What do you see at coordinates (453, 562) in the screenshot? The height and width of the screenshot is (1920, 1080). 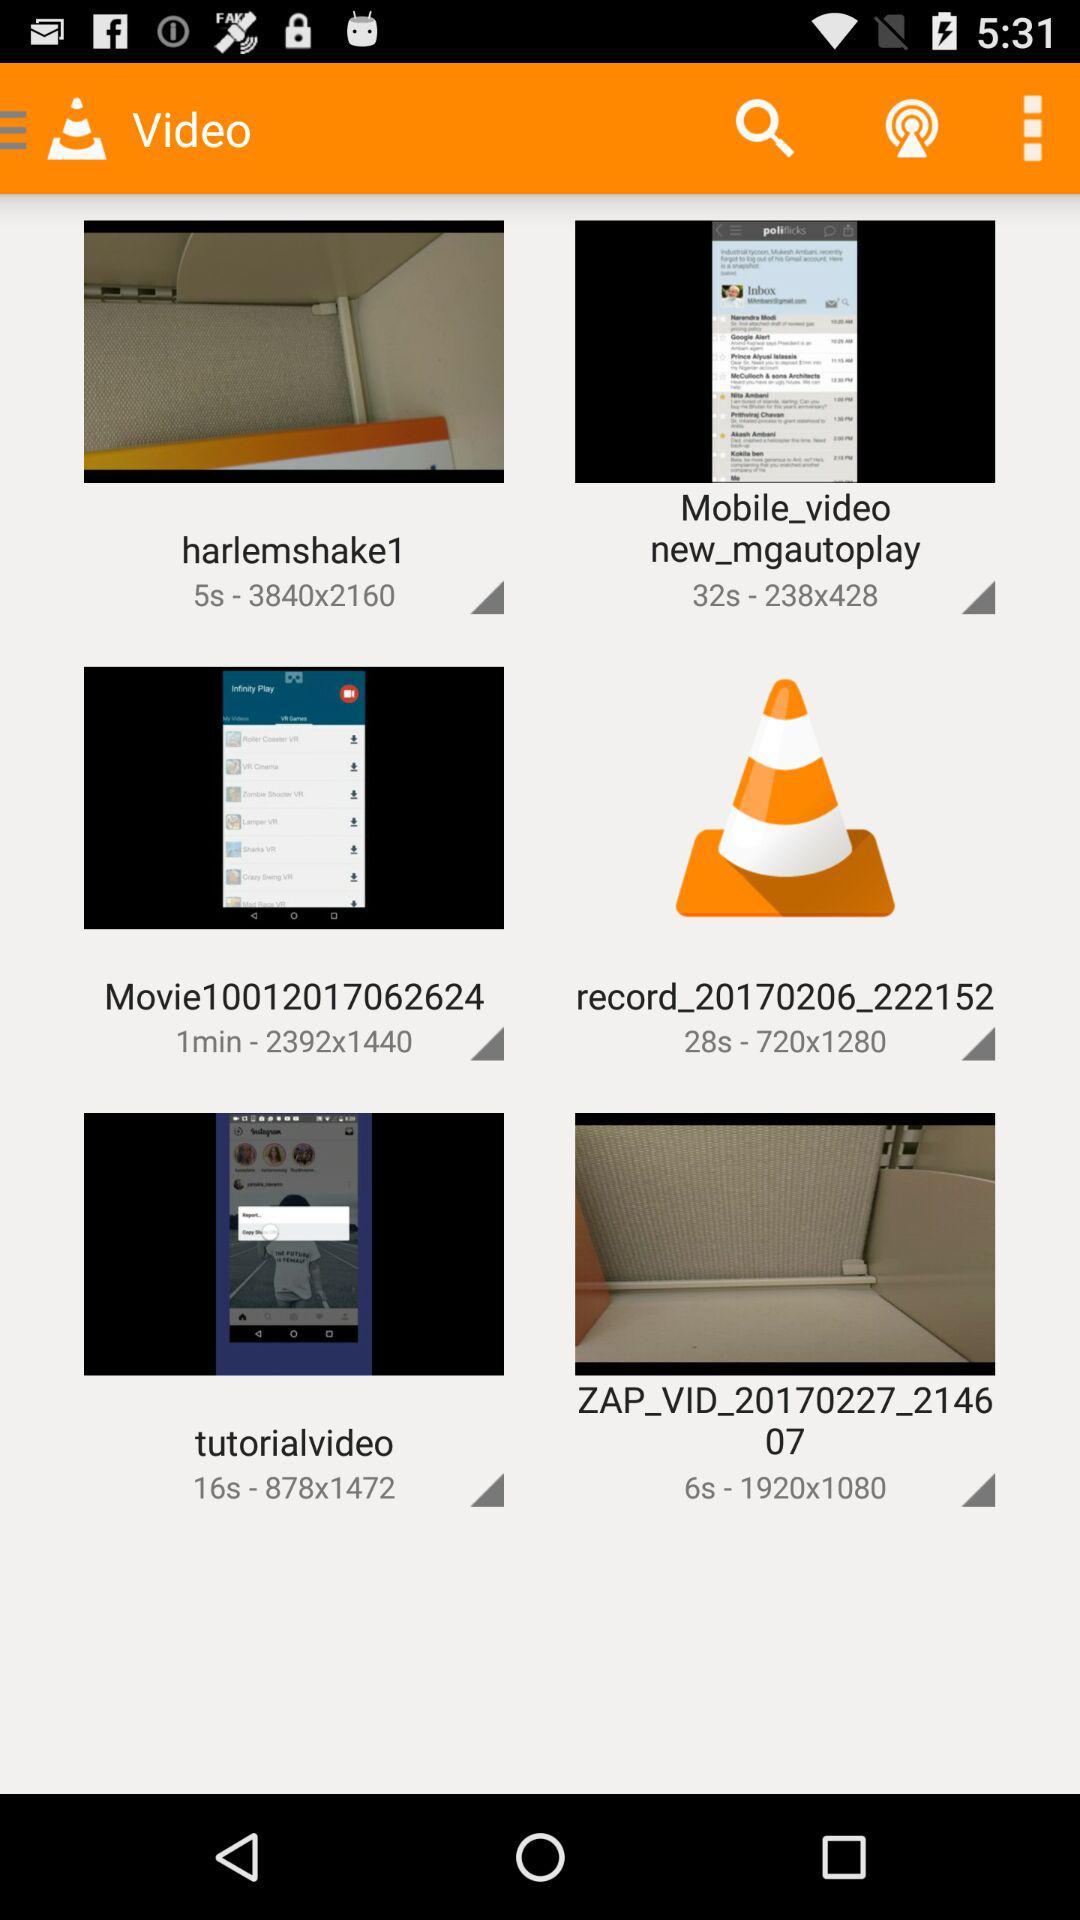 I see `more options` at bounding box center [453, 562].